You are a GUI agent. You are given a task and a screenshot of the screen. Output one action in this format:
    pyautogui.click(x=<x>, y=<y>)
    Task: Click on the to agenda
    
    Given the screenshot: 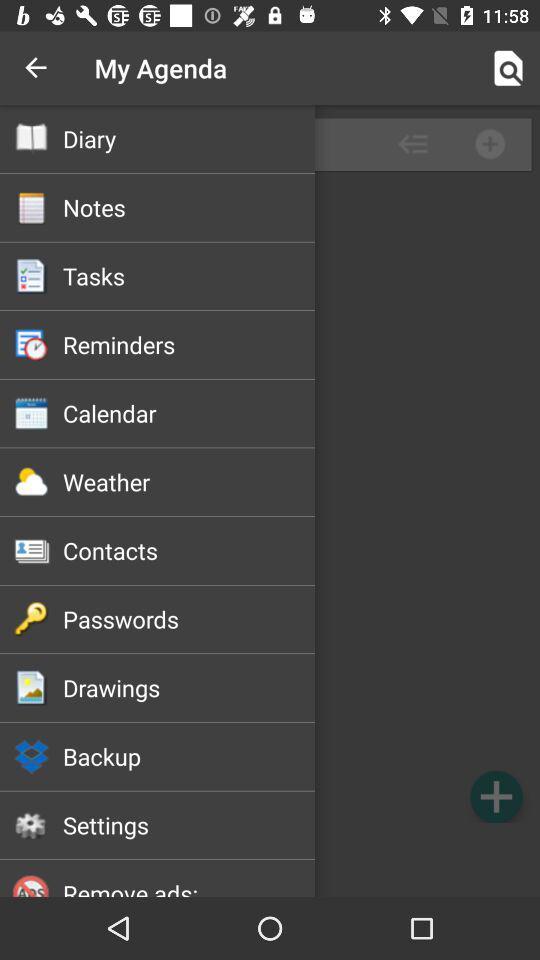 What is the action you would take?
    pyautogui.click(x=495, y=796)
    